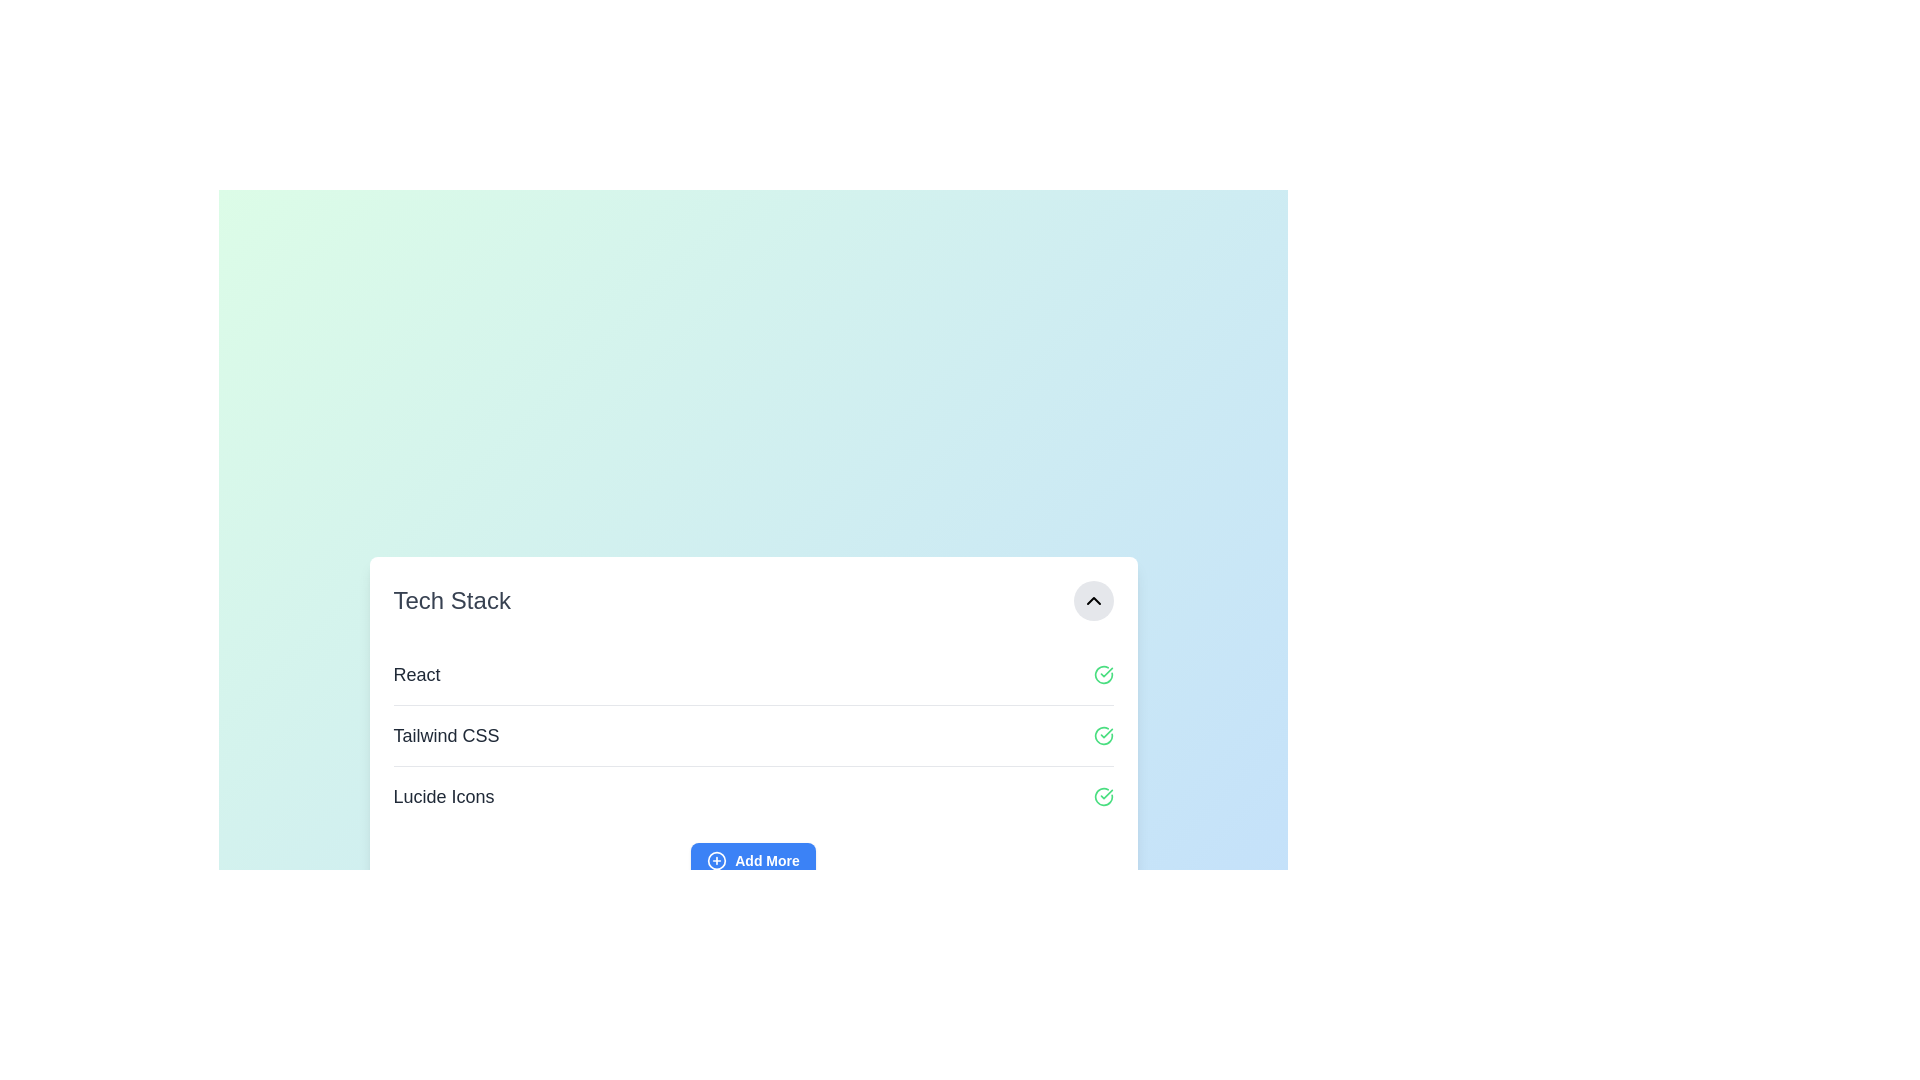  I want to click on the 'Add More' button, which has a blue background, white text, rounded corners, and is located at the bottom of the technology list, so click(752, 859).